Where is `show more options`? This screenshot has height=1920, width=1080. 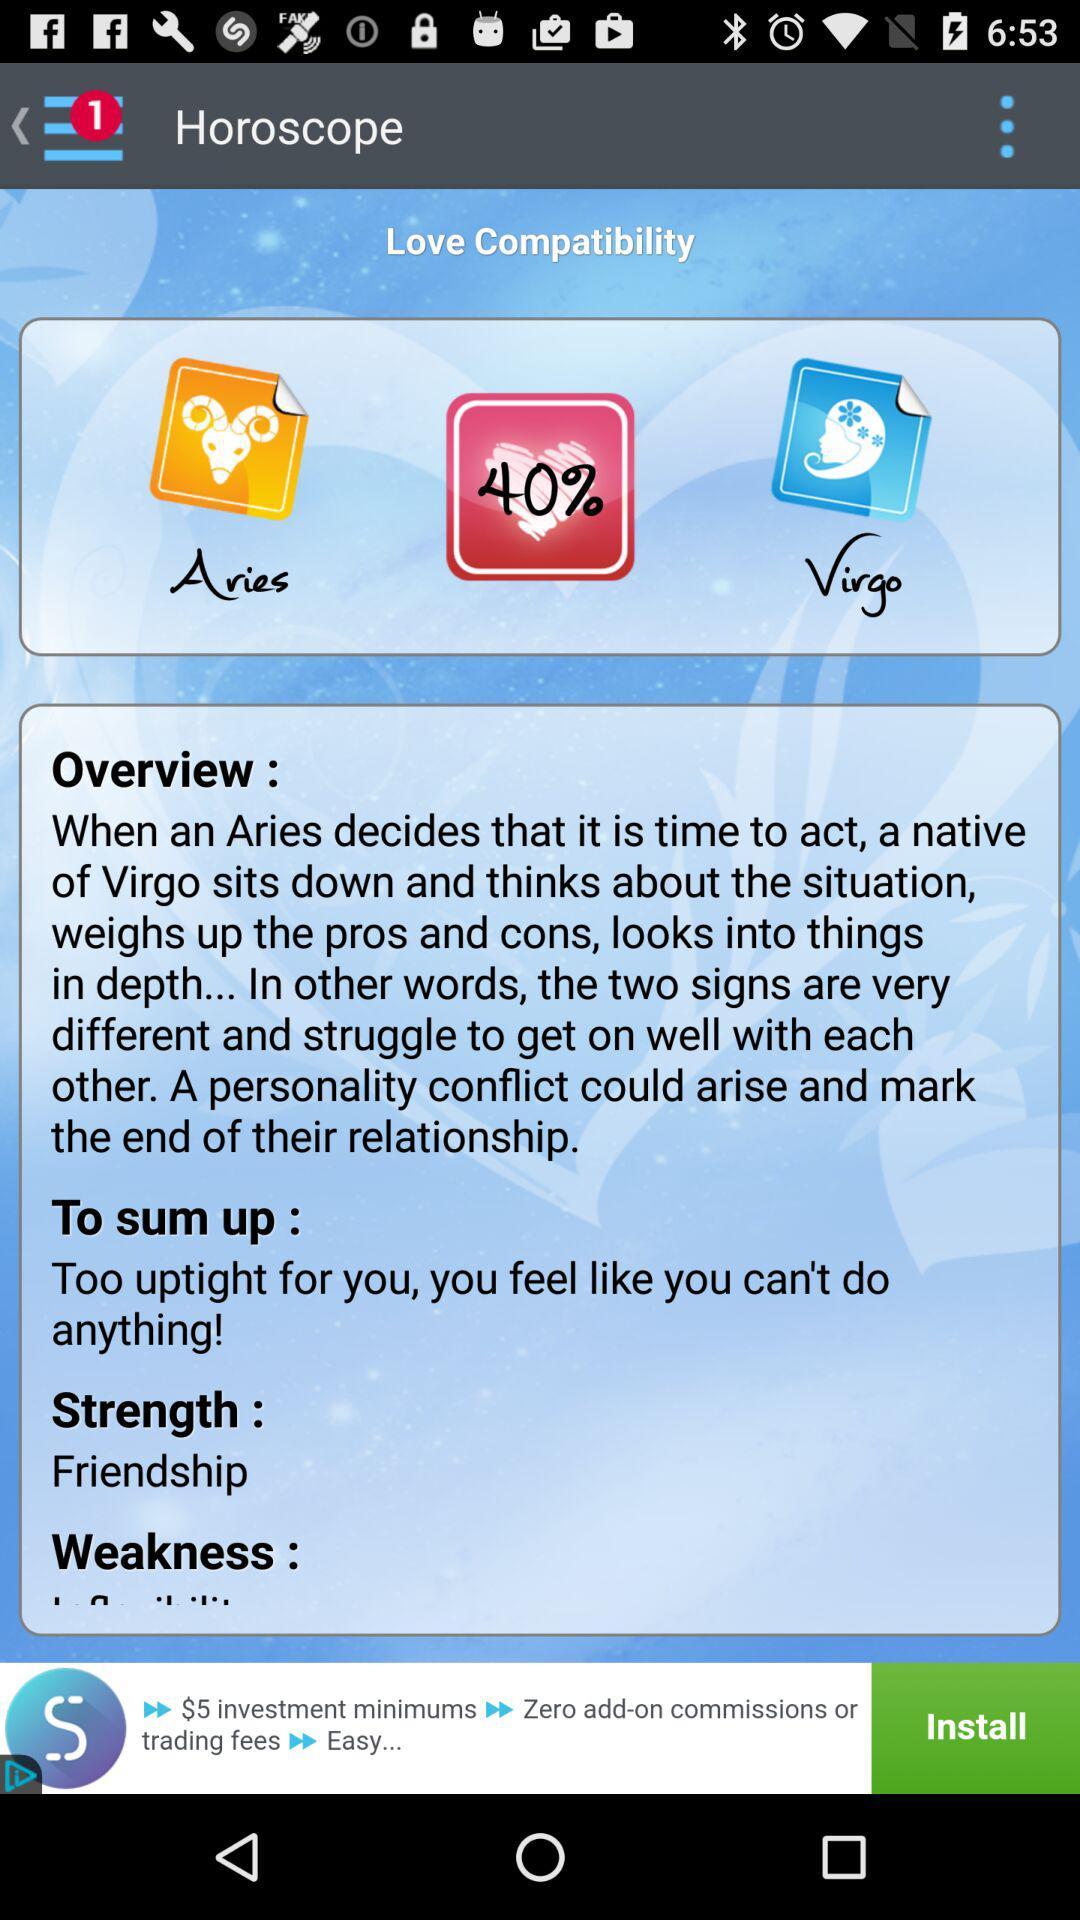
show more options is located at coordinates (1006, 124).